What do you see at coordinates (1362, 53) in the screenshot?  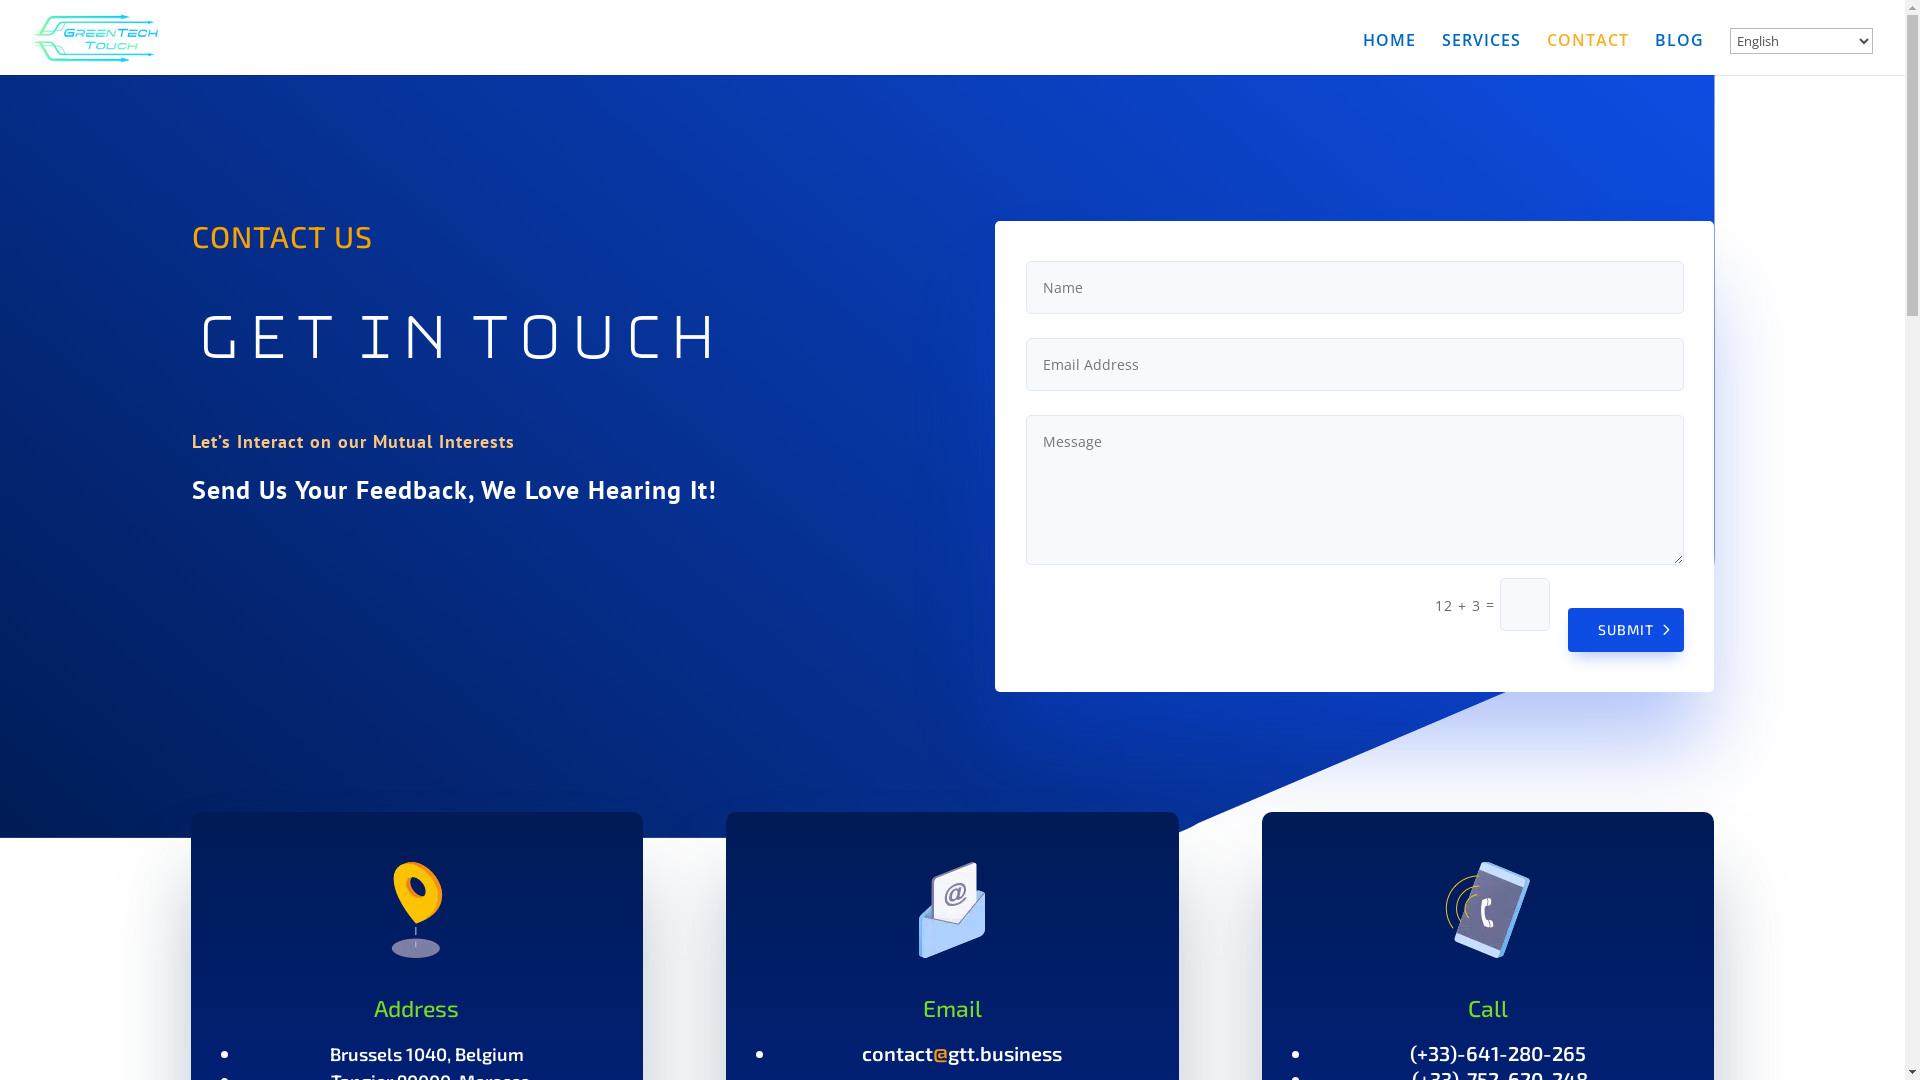 I see `'HOME'` at bounding box center [1362, 53].